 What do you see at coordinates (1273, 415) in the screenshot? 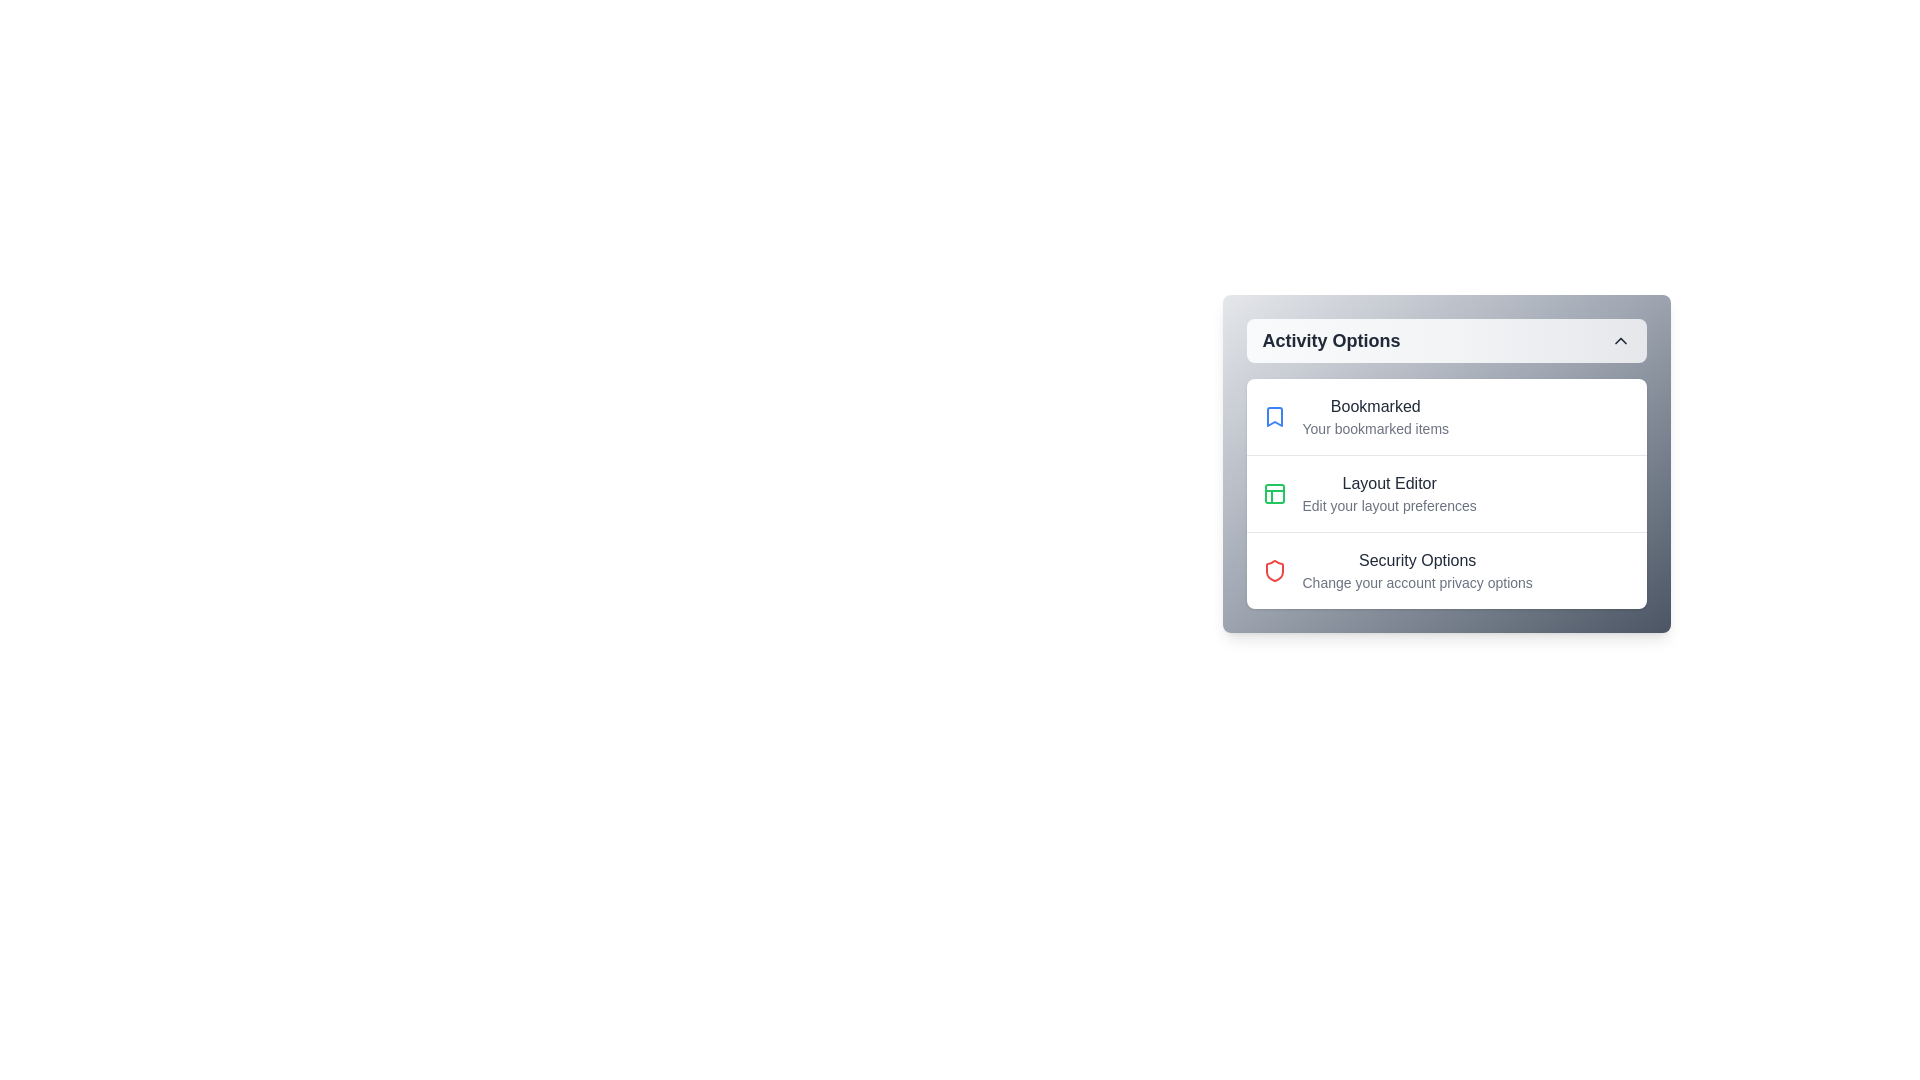
I see `the 'Bookmarked' icon located in the 'Activity Options' list, which is to the left of the text 'Bookmarked - Your bookmarked items'` at bounding box center [1273, 415].